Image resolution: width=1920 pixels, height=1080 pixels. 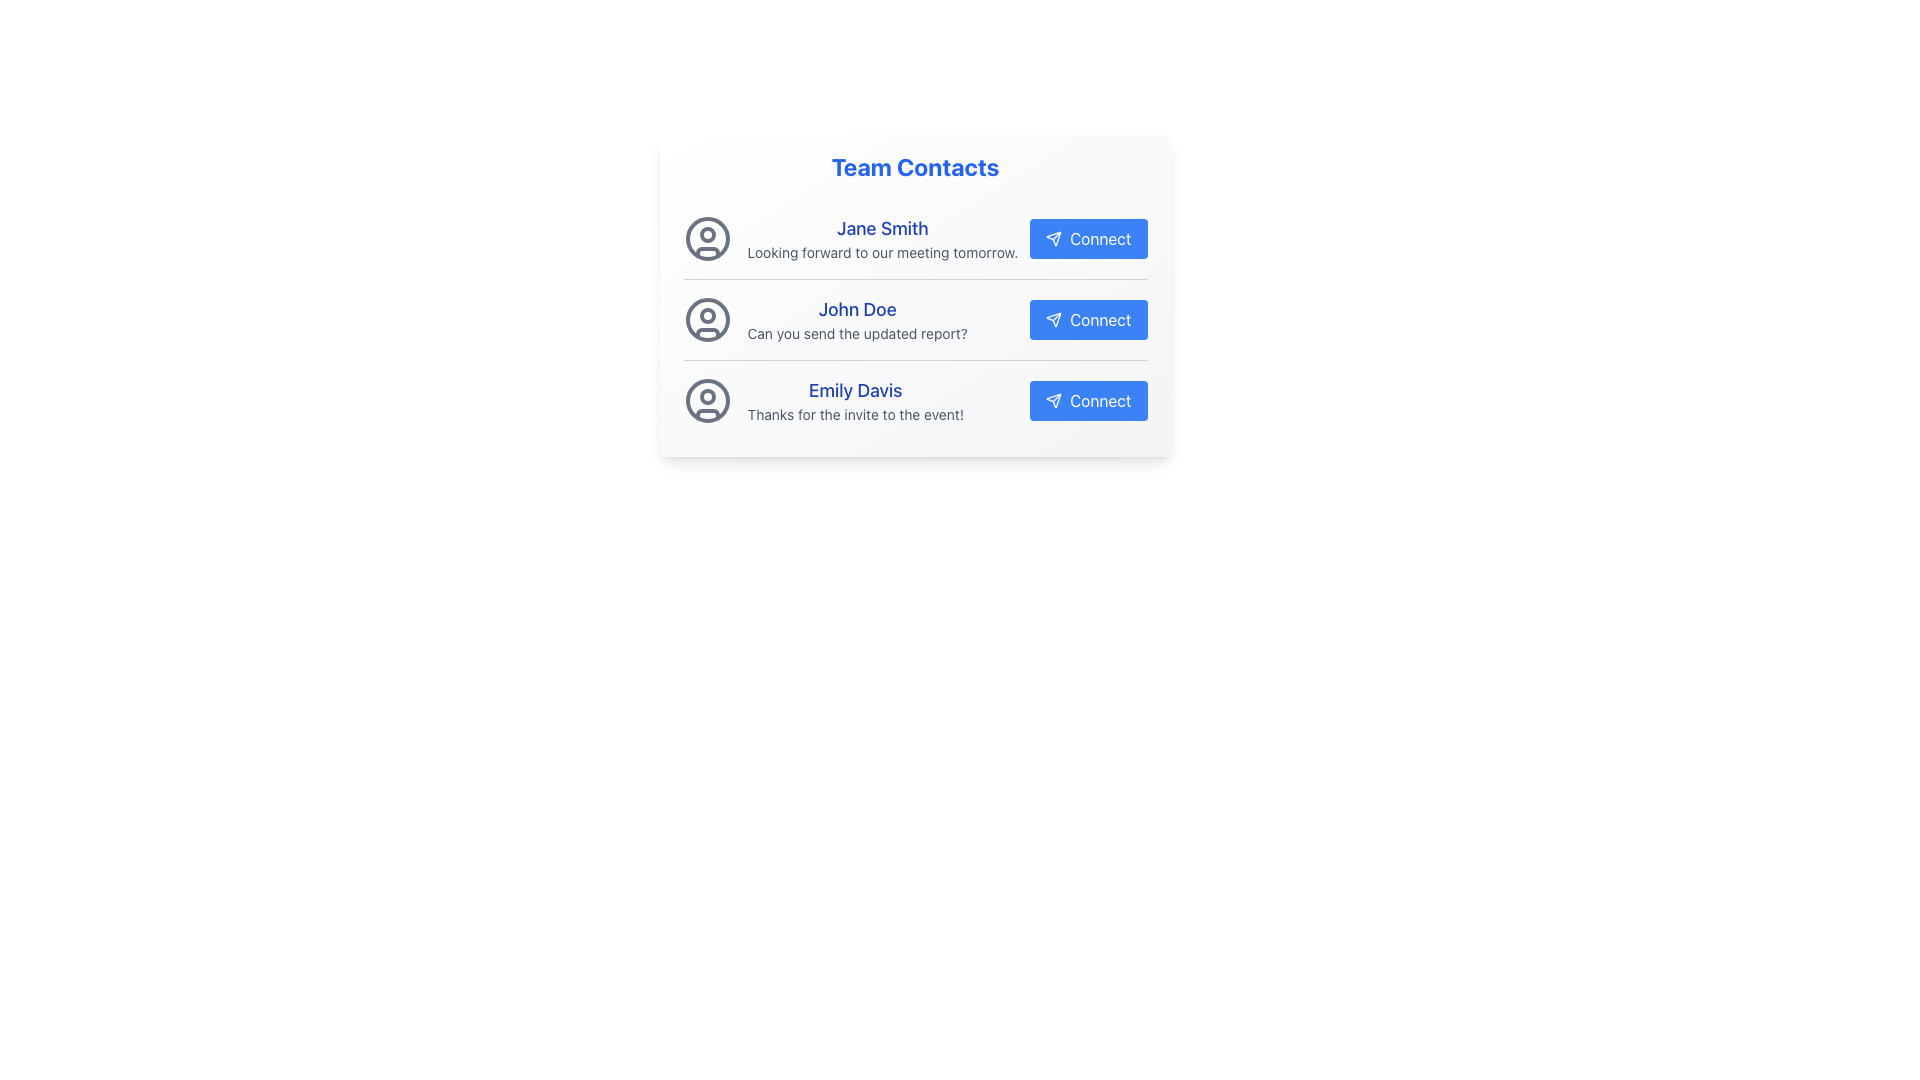 What do you see at coordinates (914, 319) in the screenshot?
I see `the profile name 'John Doe' in the second row of the 'Team Contacts' list` at bounding box center [914, 319].